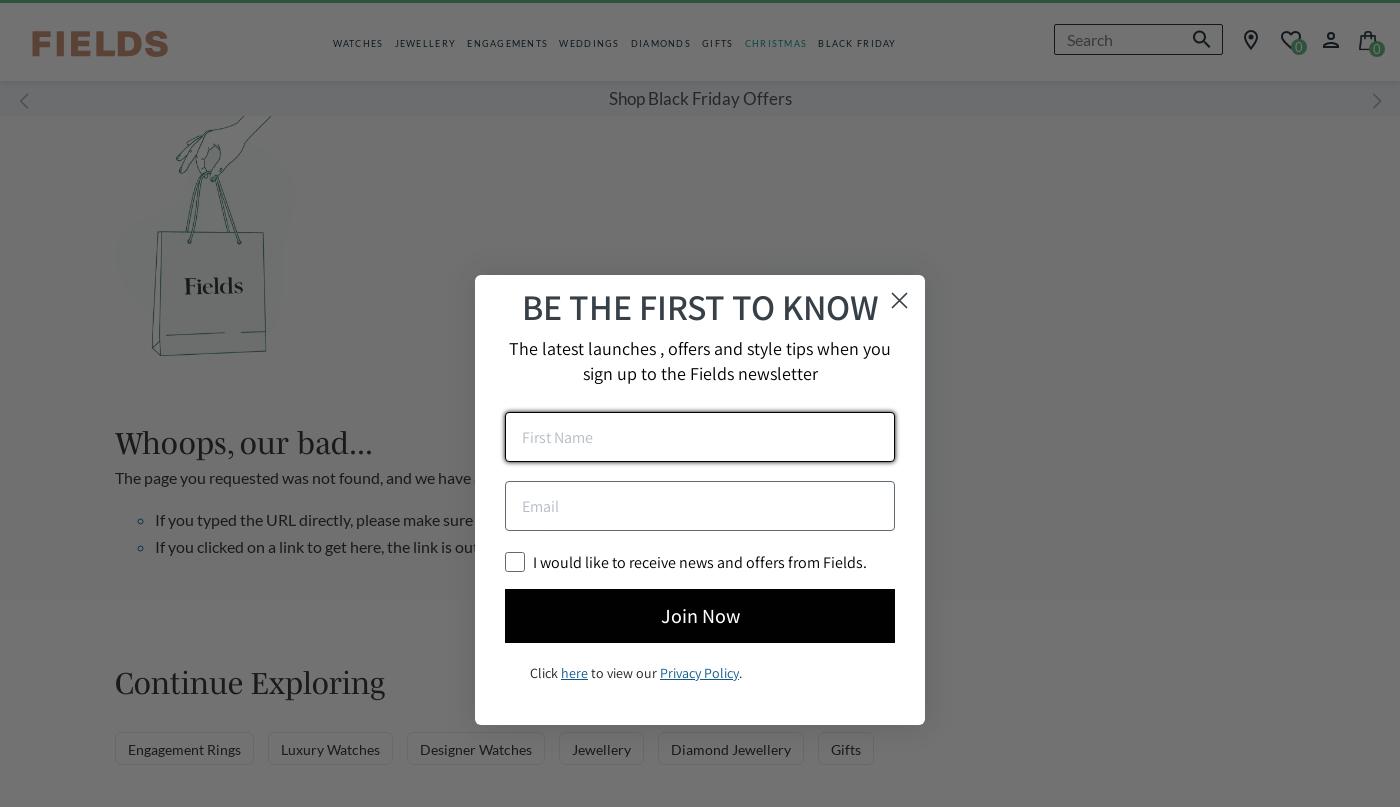  What do you see at coordinates (846, 747) in the screenshot?
I see `'Gifts'` at bounding box center [846, 747].